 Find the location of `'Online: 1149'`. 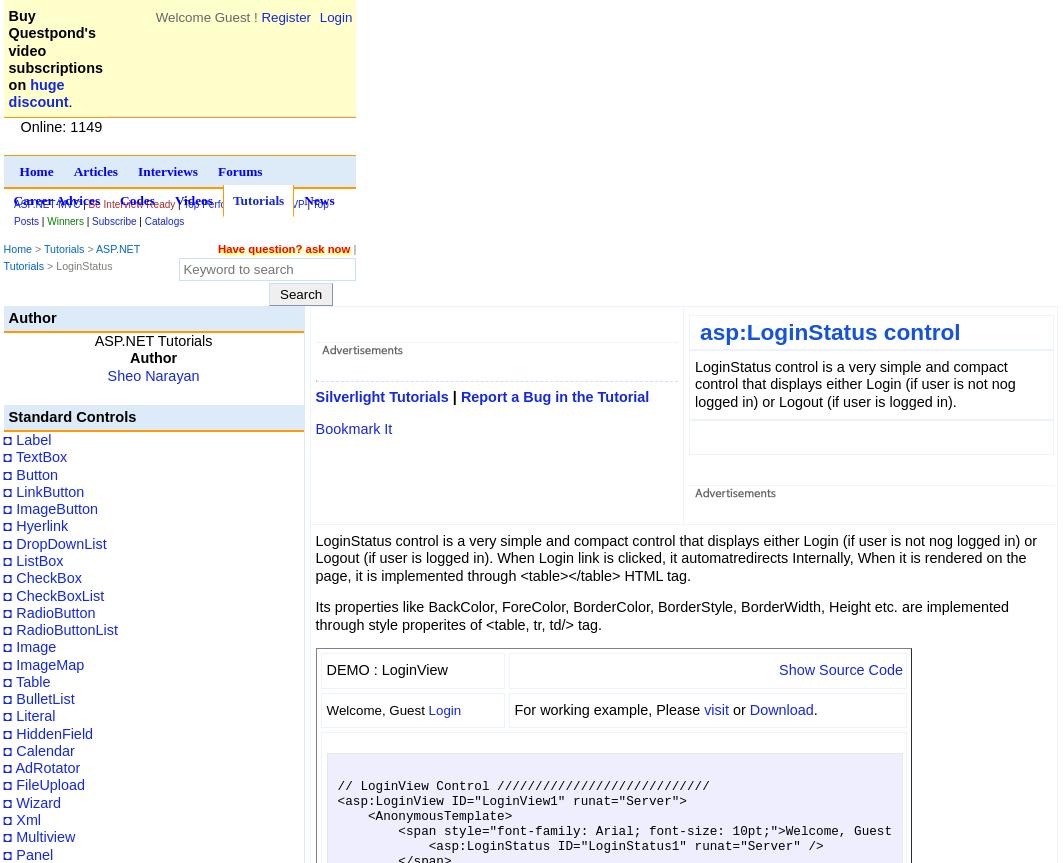

'Online: 1149' is located at coordinates (61, 126).